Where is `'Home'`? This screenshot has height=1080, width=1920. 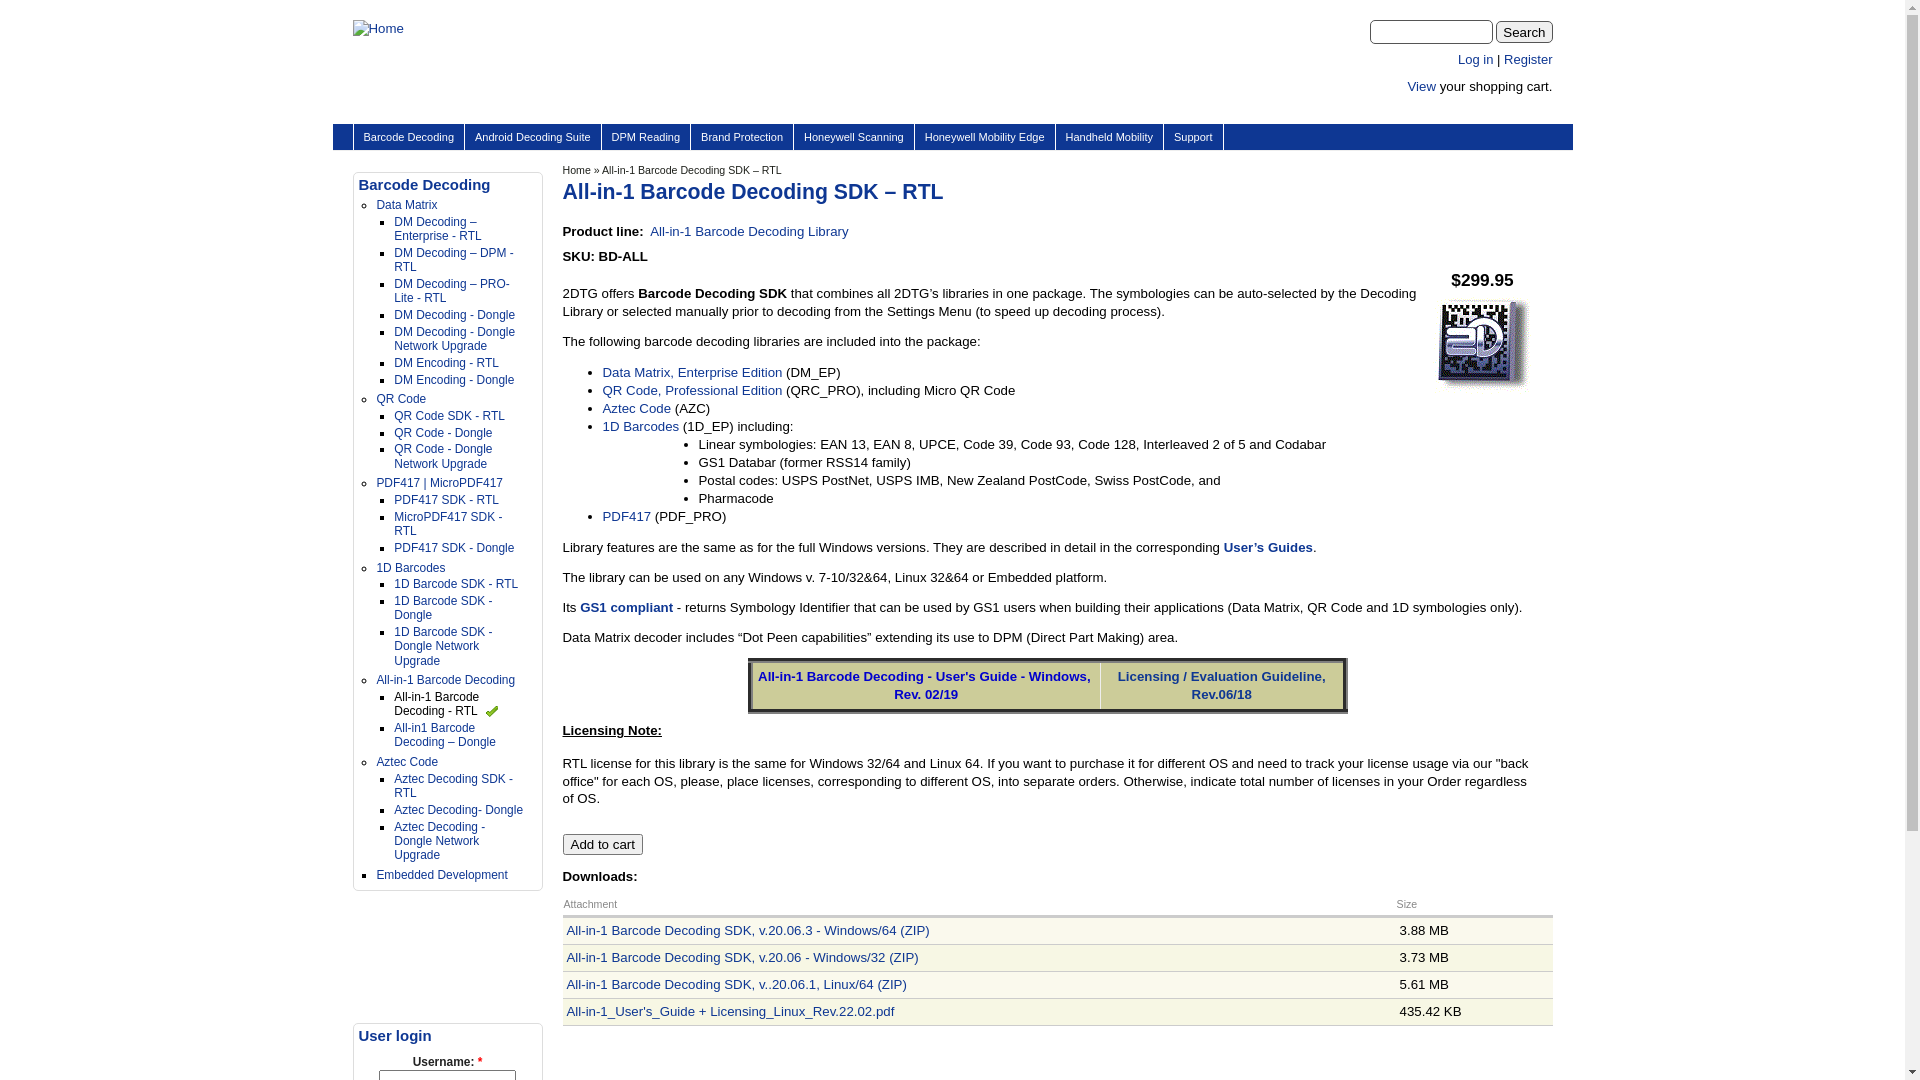 'Home' is located at coordinates (331, 28).